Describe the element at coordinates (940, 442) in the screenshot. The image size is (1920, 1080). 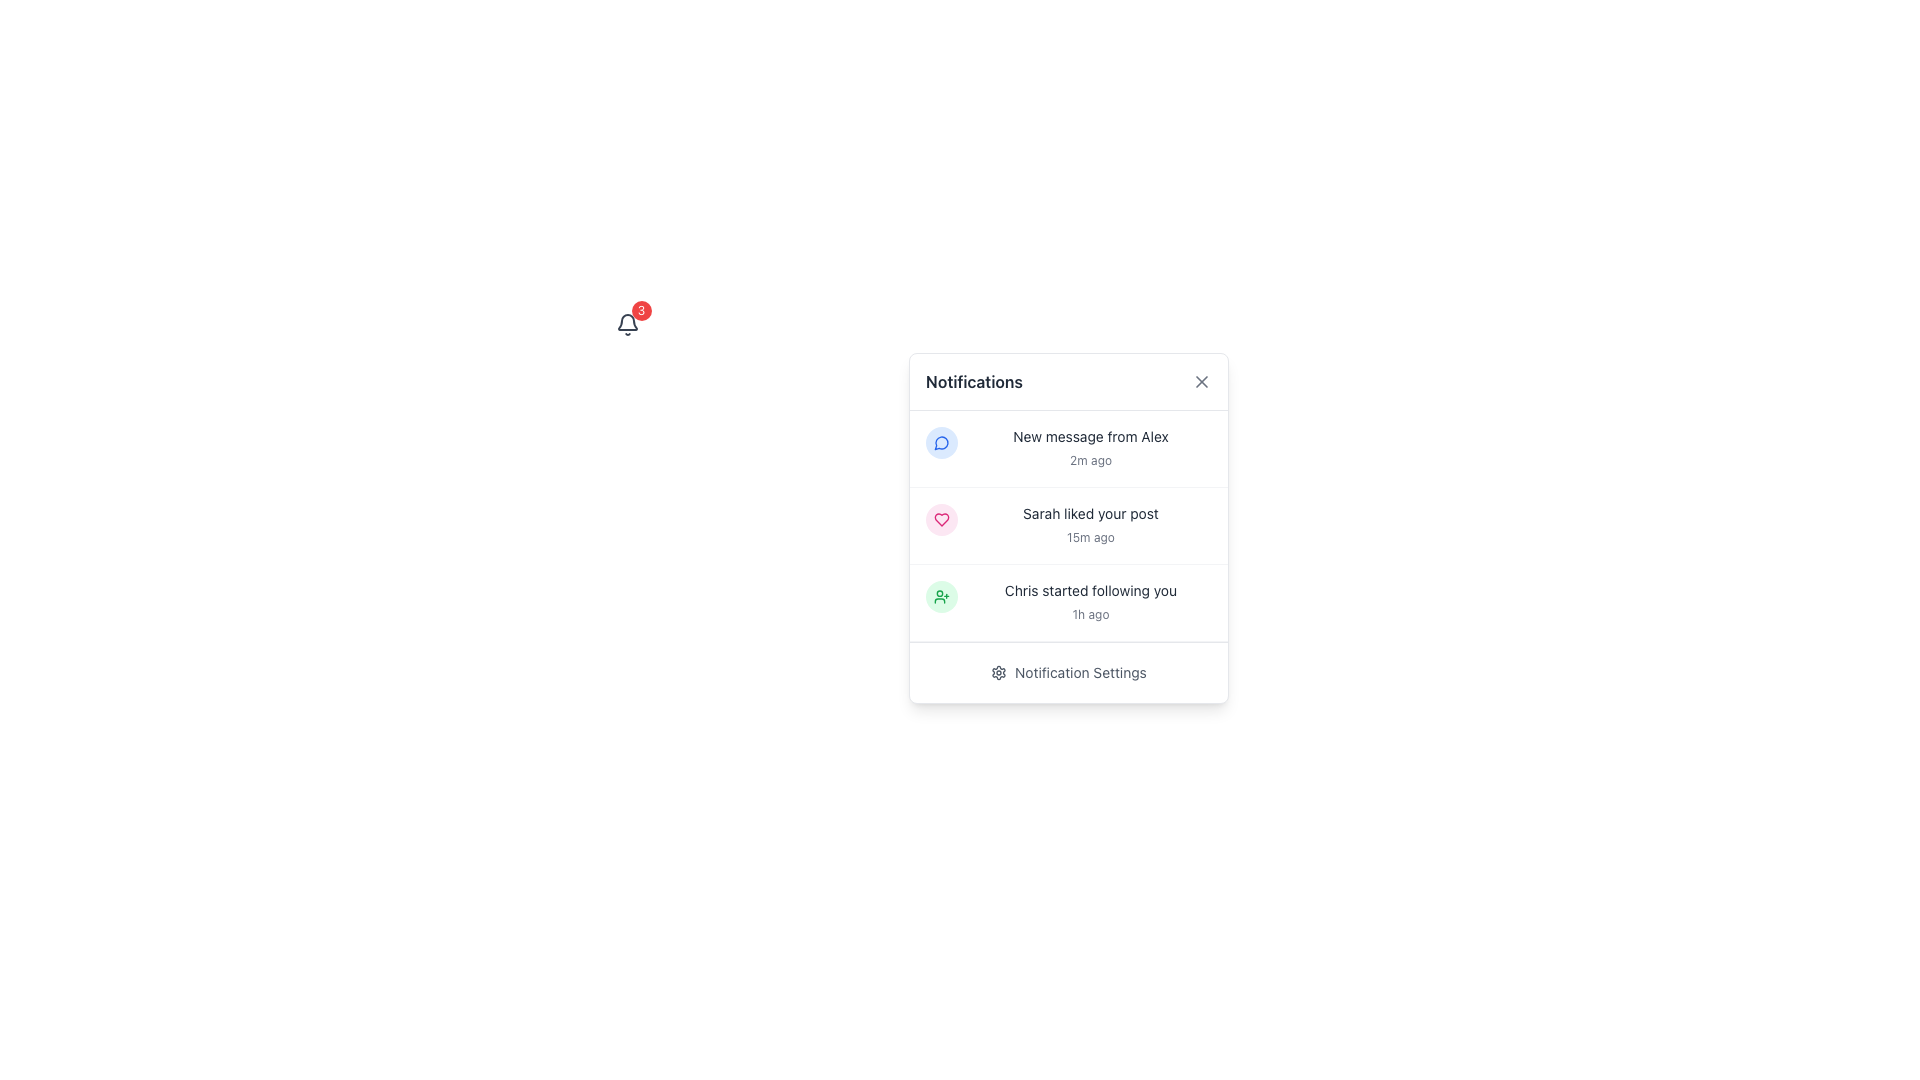
I see `the notification icon representing messages, which is located to the left of the text 'New message from Alex, 2m ago' within the Notifications card` at that location.